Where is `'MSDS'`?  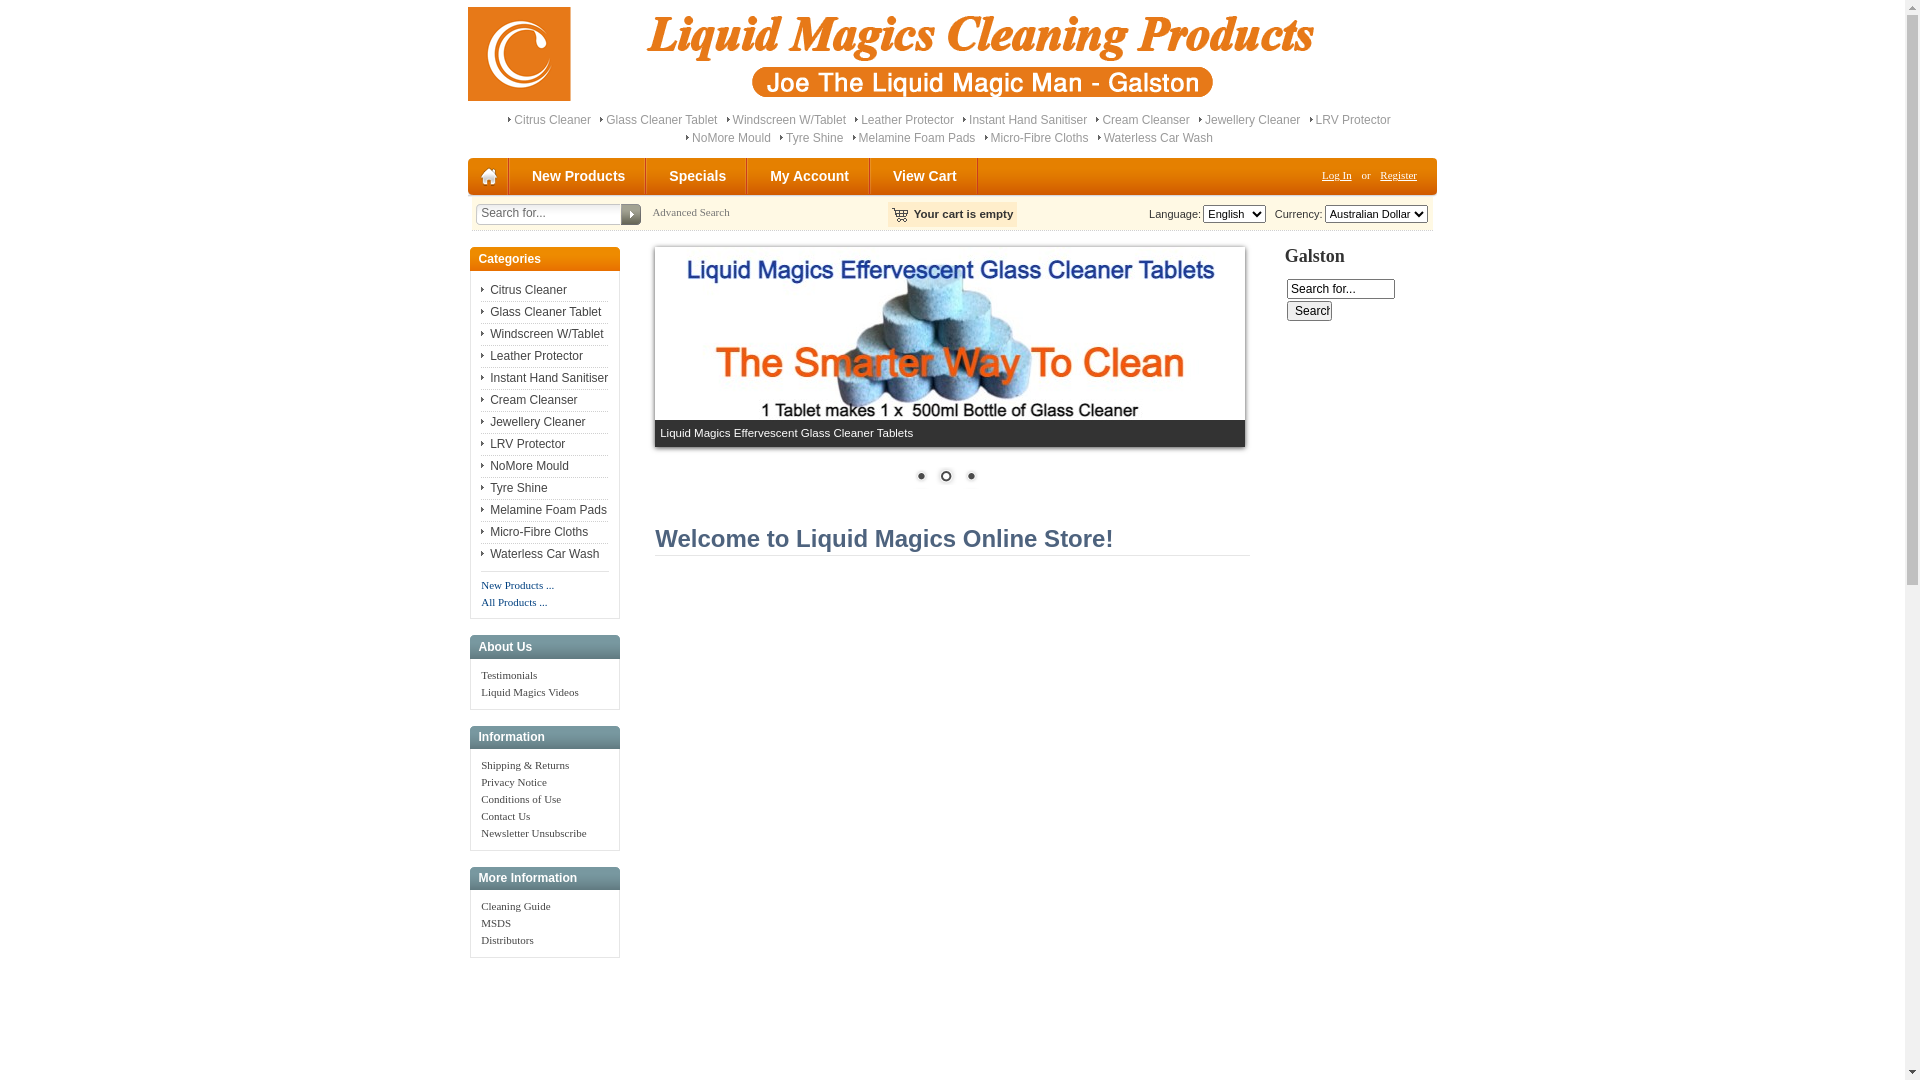
'MSDS' is located at coordinates (495, 922).